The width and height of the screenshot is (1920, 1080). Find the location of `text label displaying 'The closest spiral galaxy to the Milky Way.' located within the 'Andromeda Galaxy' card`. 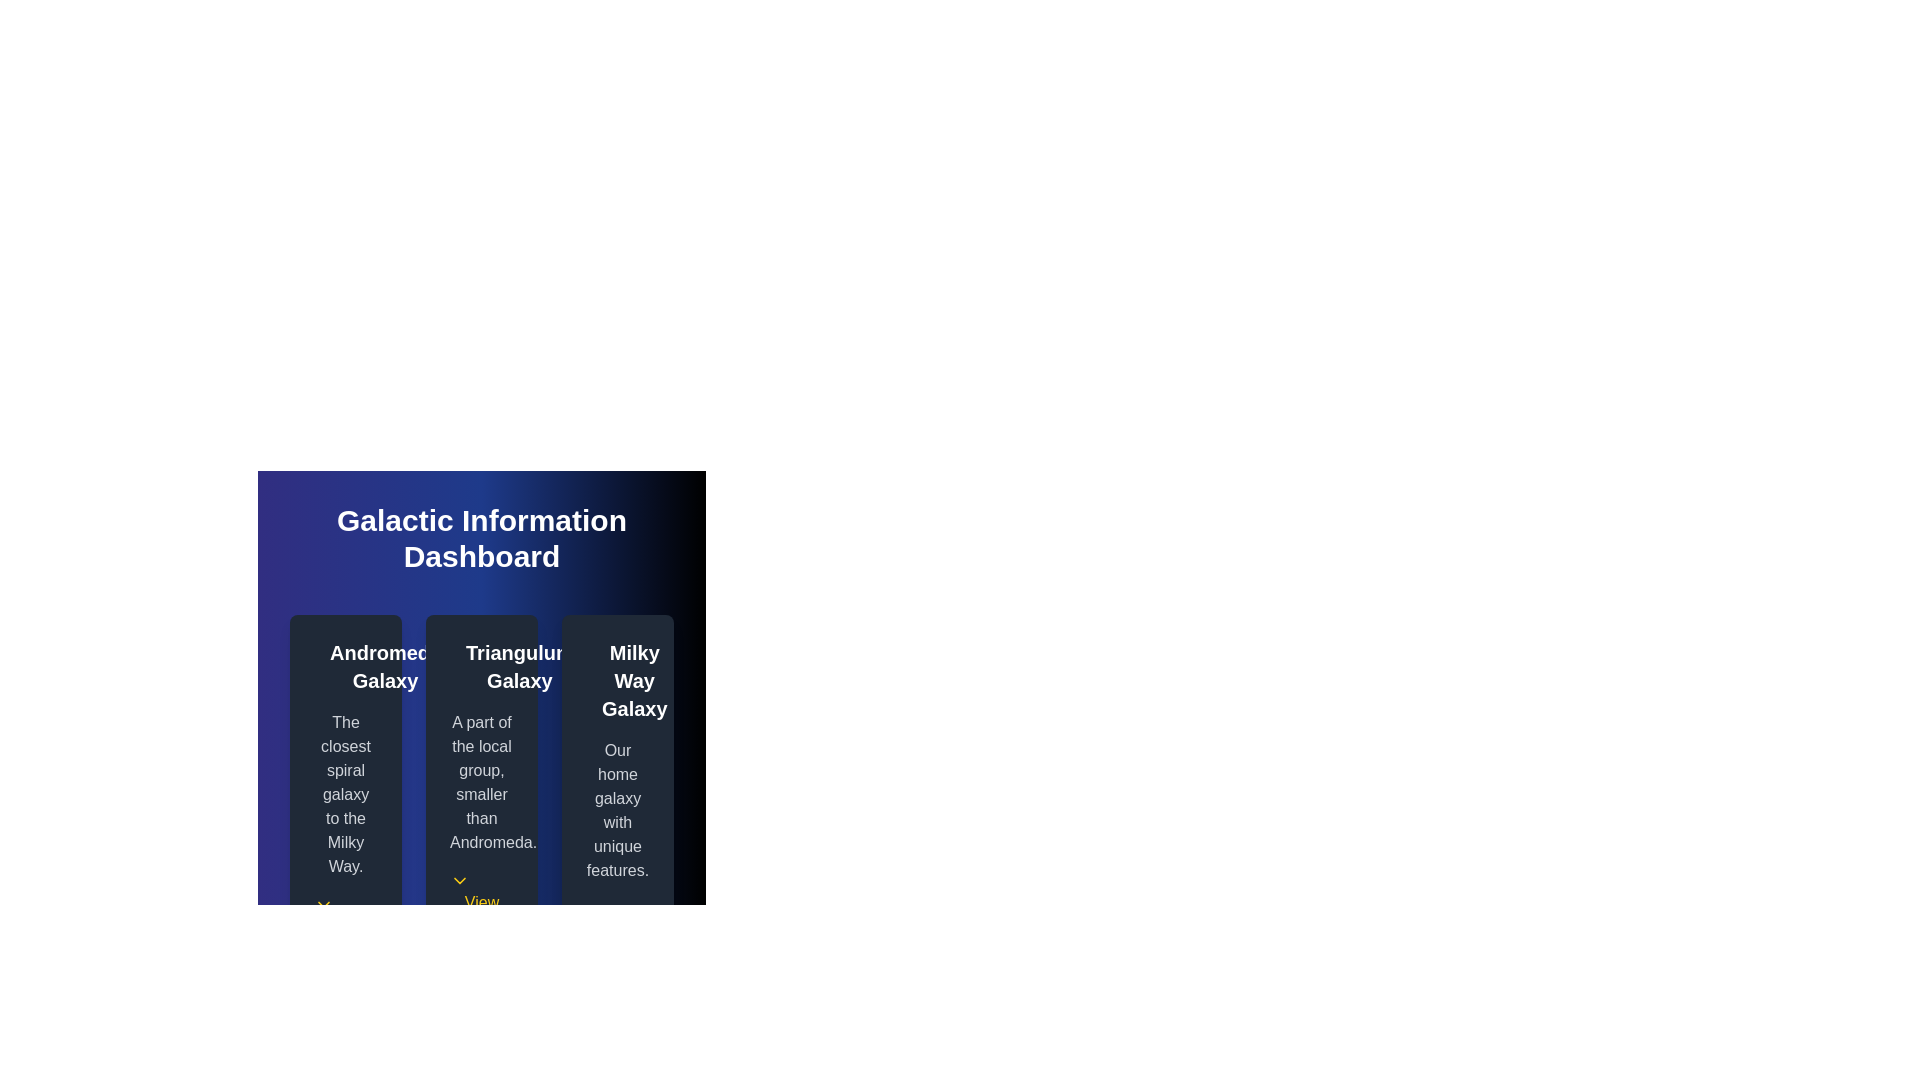

text label displaying 'The closest spiral galaxy to the Milky Way.' located within the 'Andromeda Galaxy' card is located at coordinates (345, 793).